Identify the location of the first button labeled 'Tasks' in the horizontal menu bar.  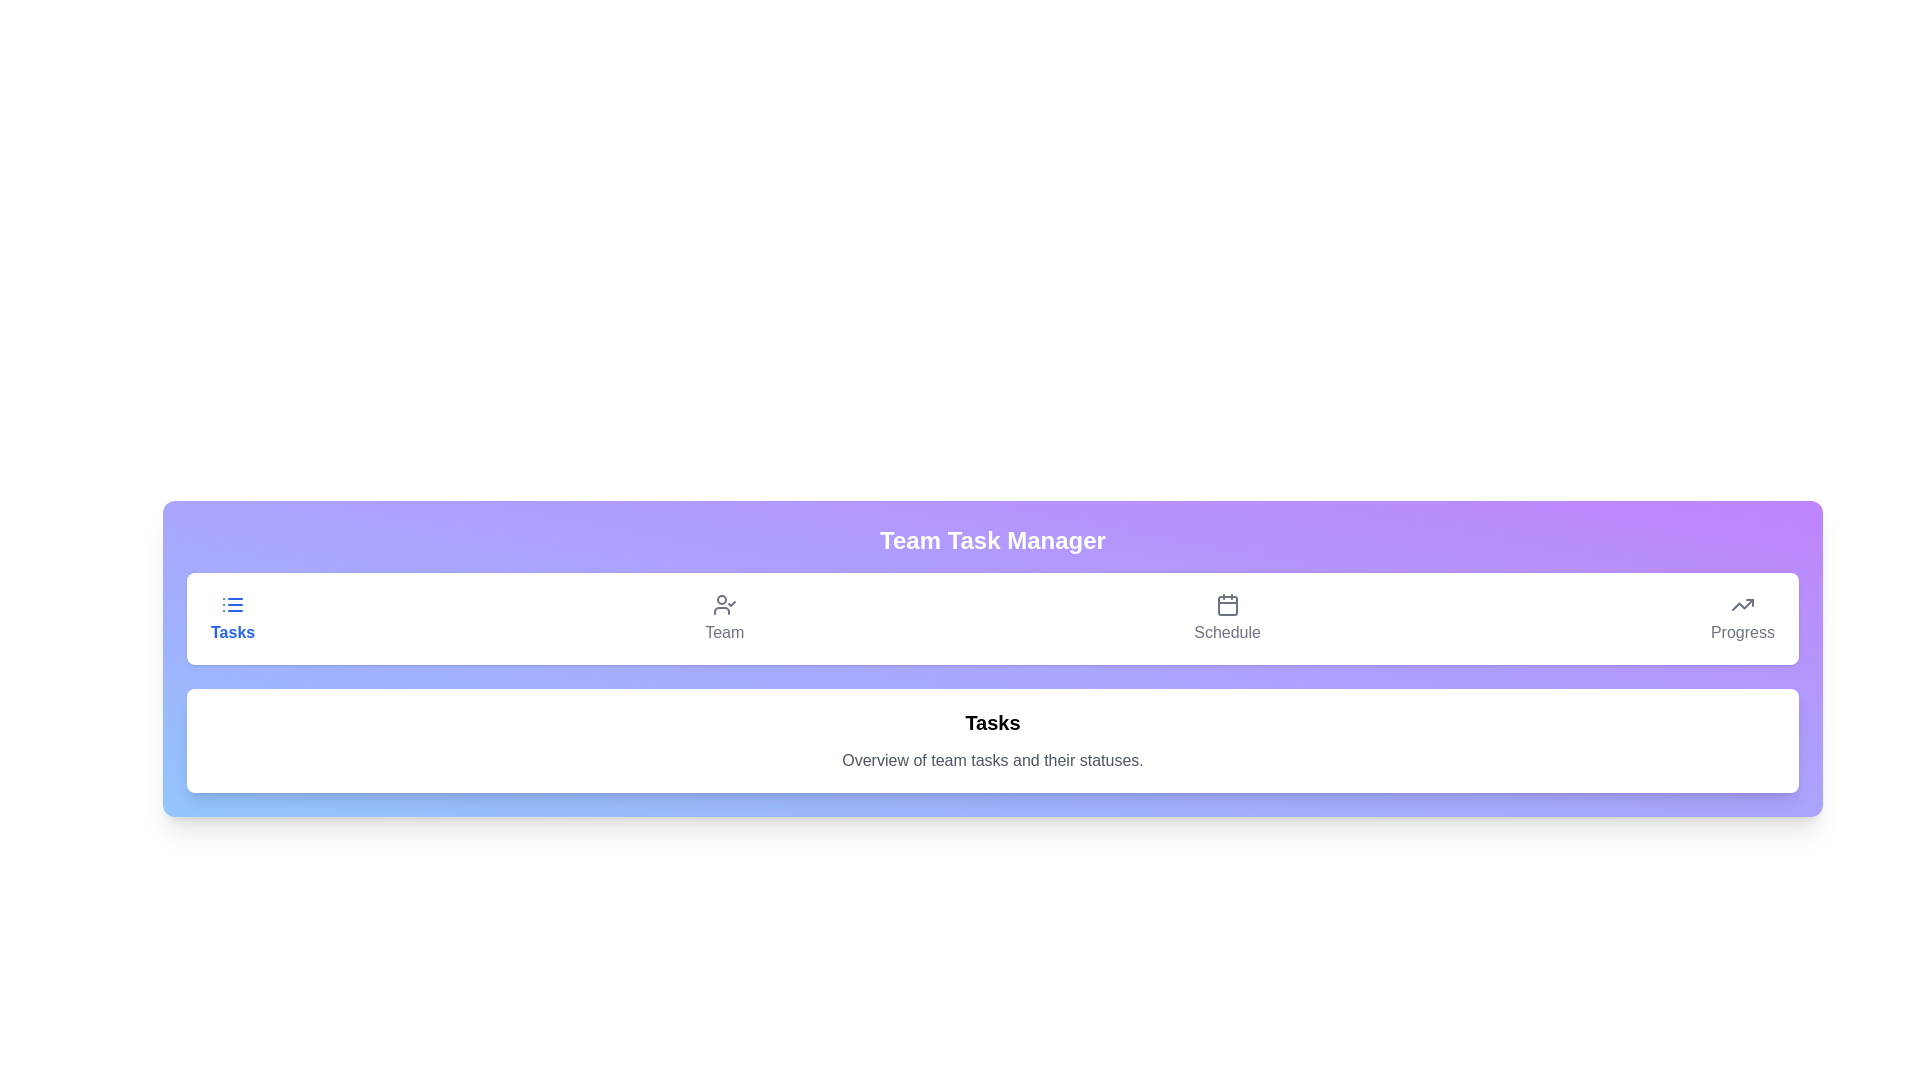
(233, 617).